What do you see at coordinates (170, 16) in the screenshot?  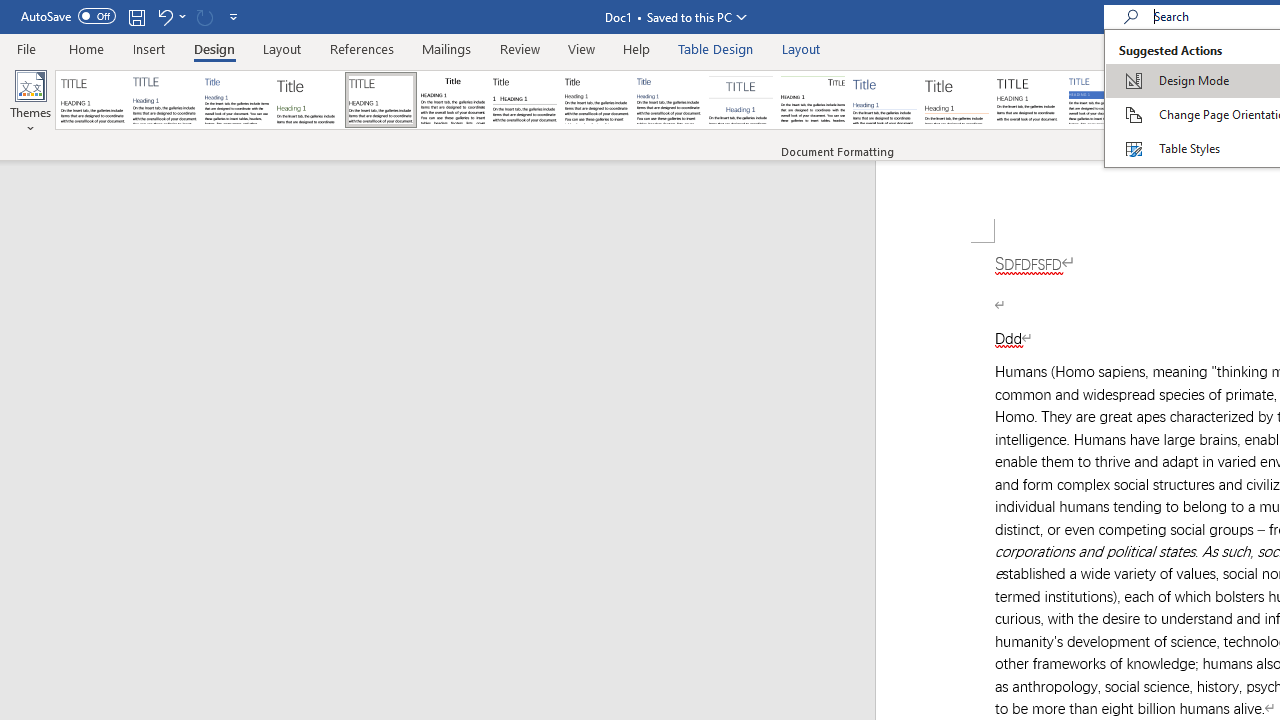 I see `'Undo Apply Quick Style Set'` at bounding box center [170, 16].